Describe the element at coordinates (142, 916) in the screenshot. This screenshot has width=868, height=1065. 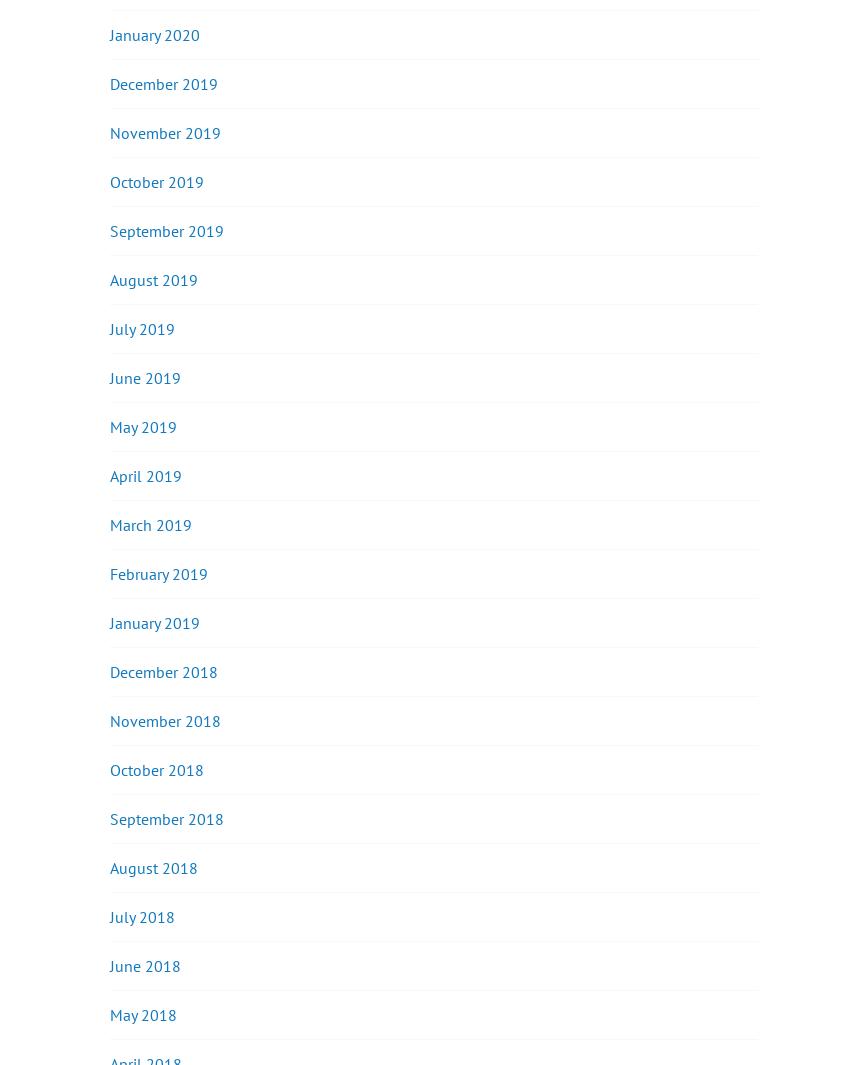
I see `'July 2018'` at that location.